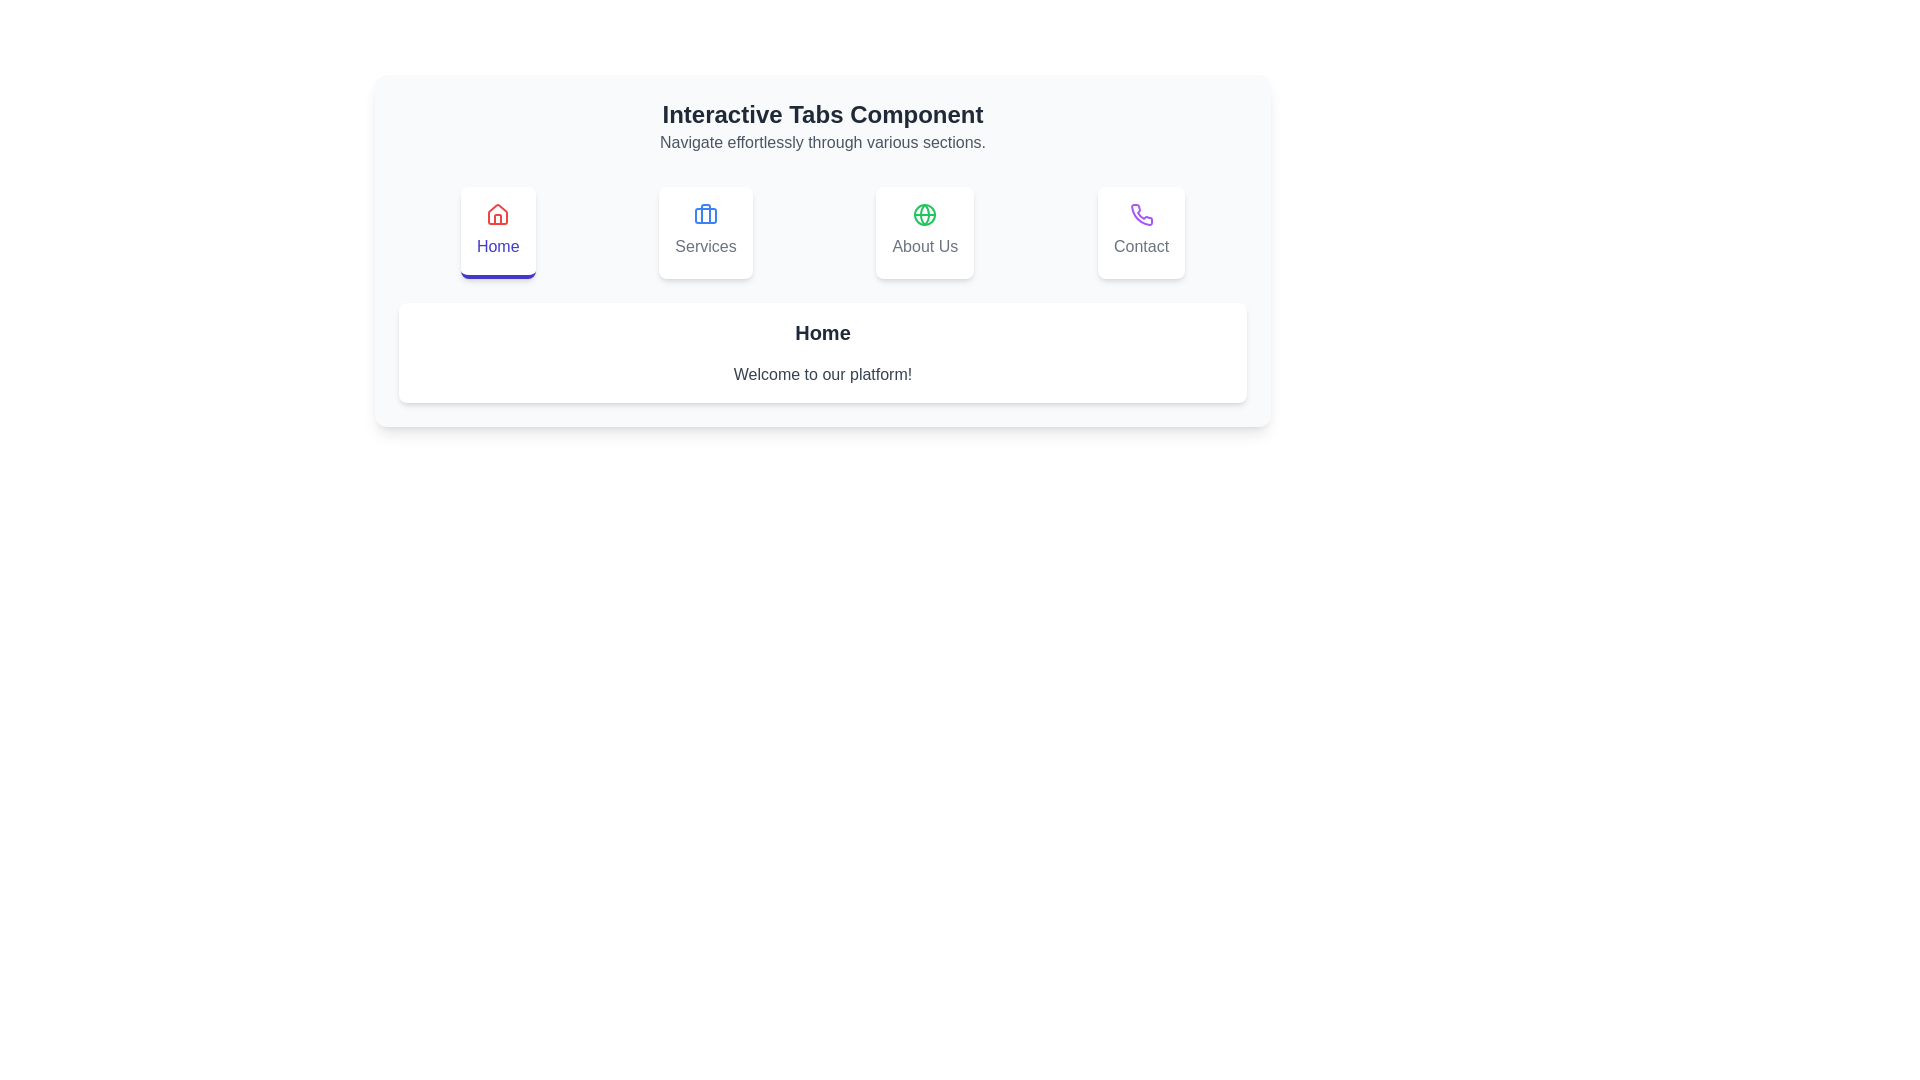 Image resolution: width=1920 pixels, height=1080 pixels. What do you see at coordinates (1142, 231) in the screenshot?
I see `the Contact tab icon` at bounding box center [1142, 231].